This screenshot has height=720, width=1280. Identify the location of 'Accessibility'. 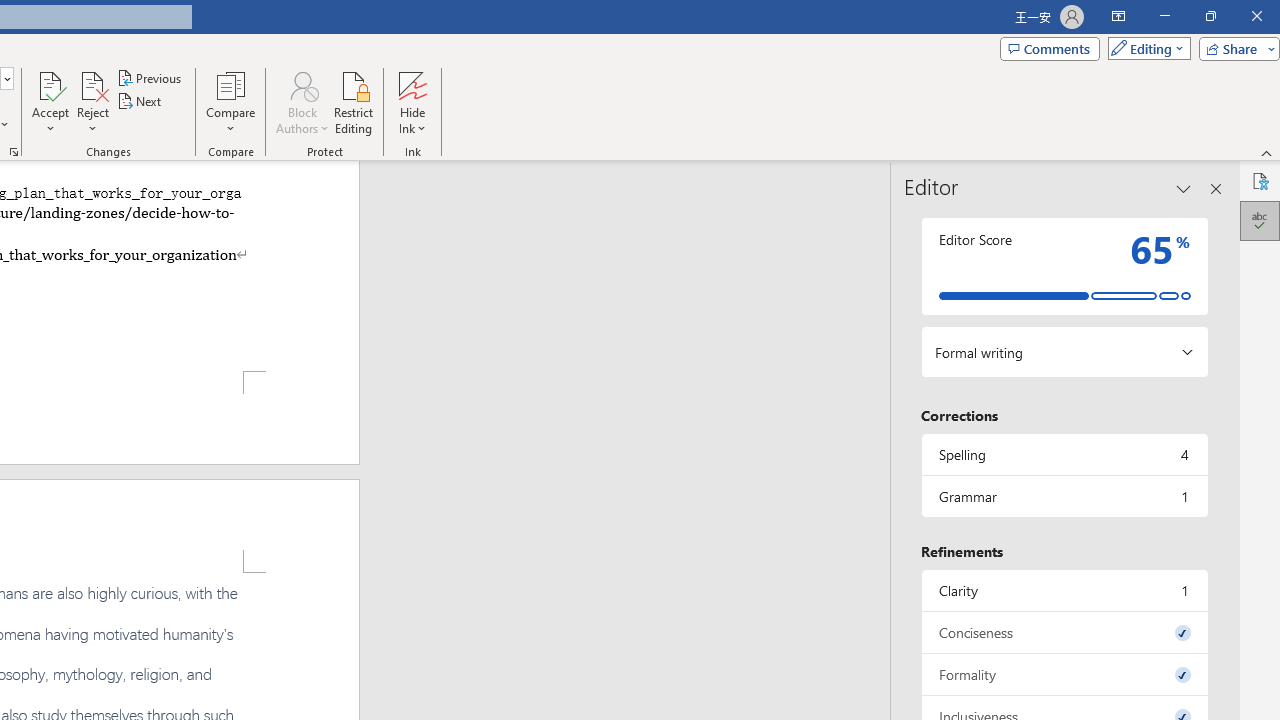
(1259, 181).